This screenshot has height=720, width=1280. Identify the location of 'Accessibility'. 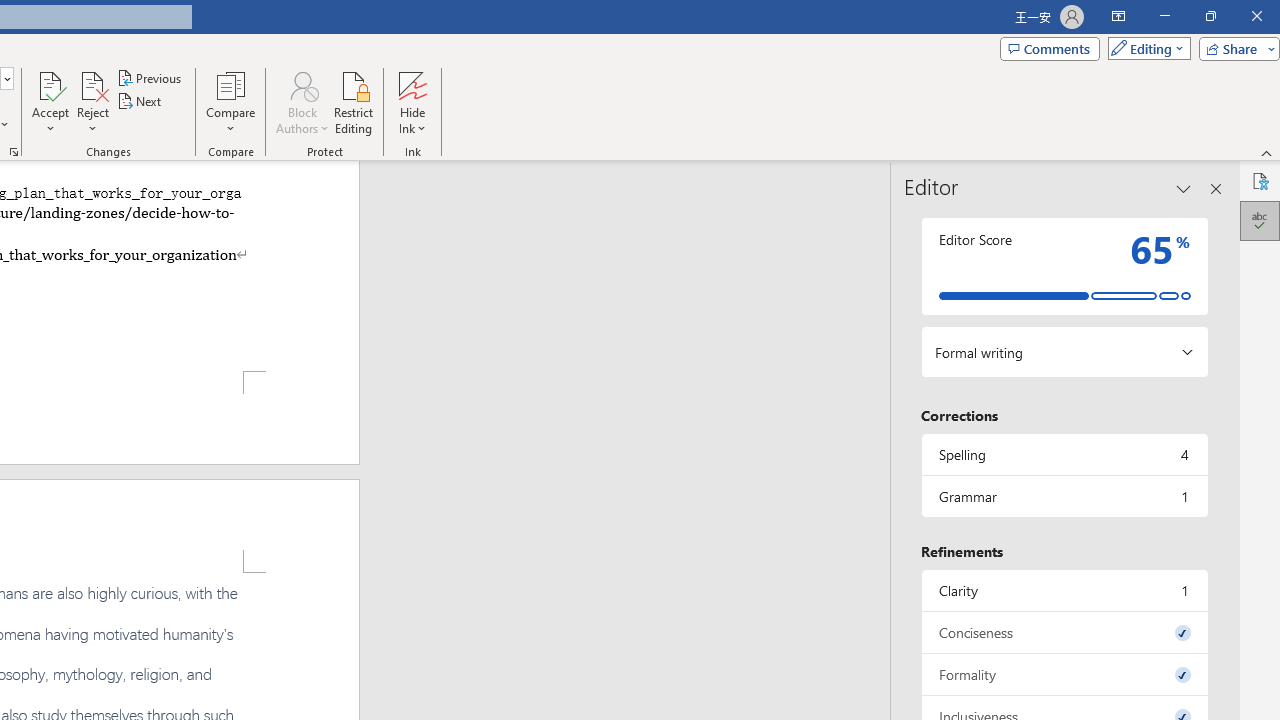
(1259, 181).